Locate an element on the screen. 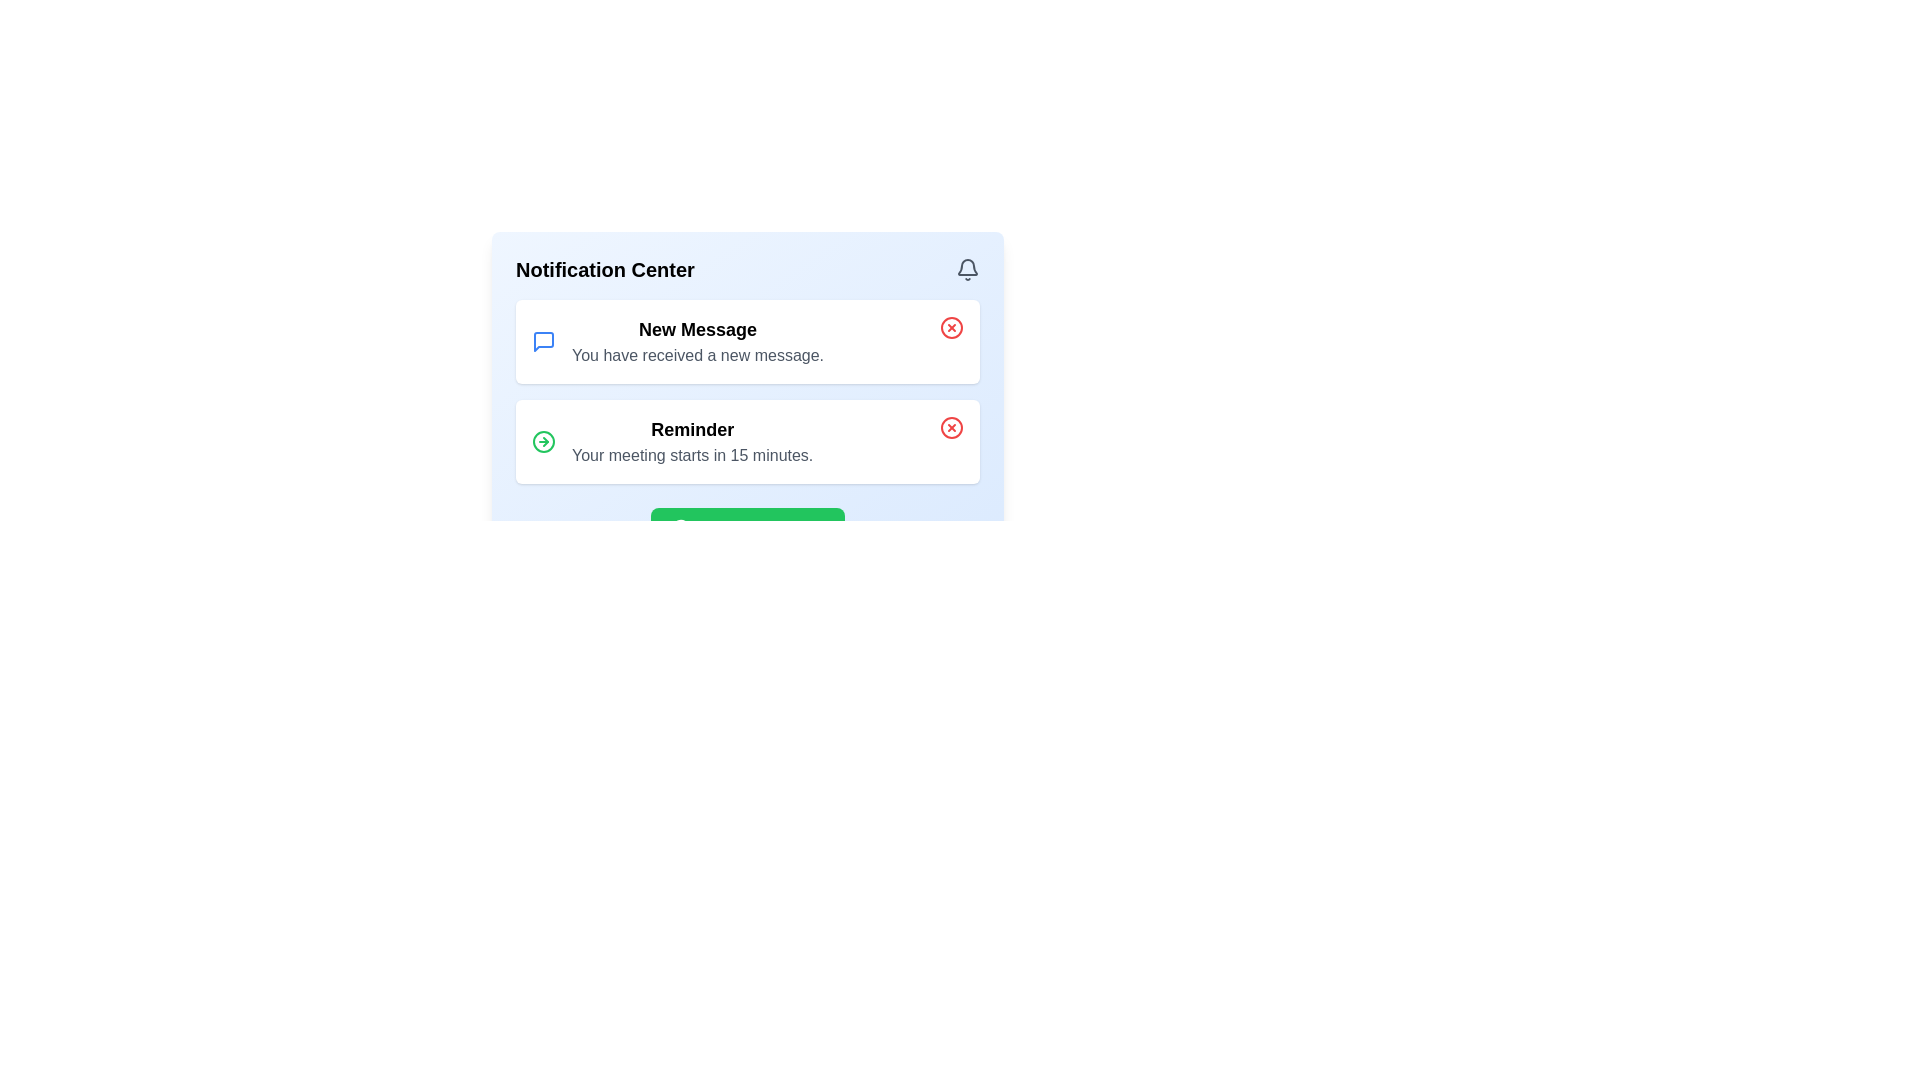  the Notification card component located in the second notification card of the Notification Center interface to acknowledge the notification is located at coordinates (672, 441).